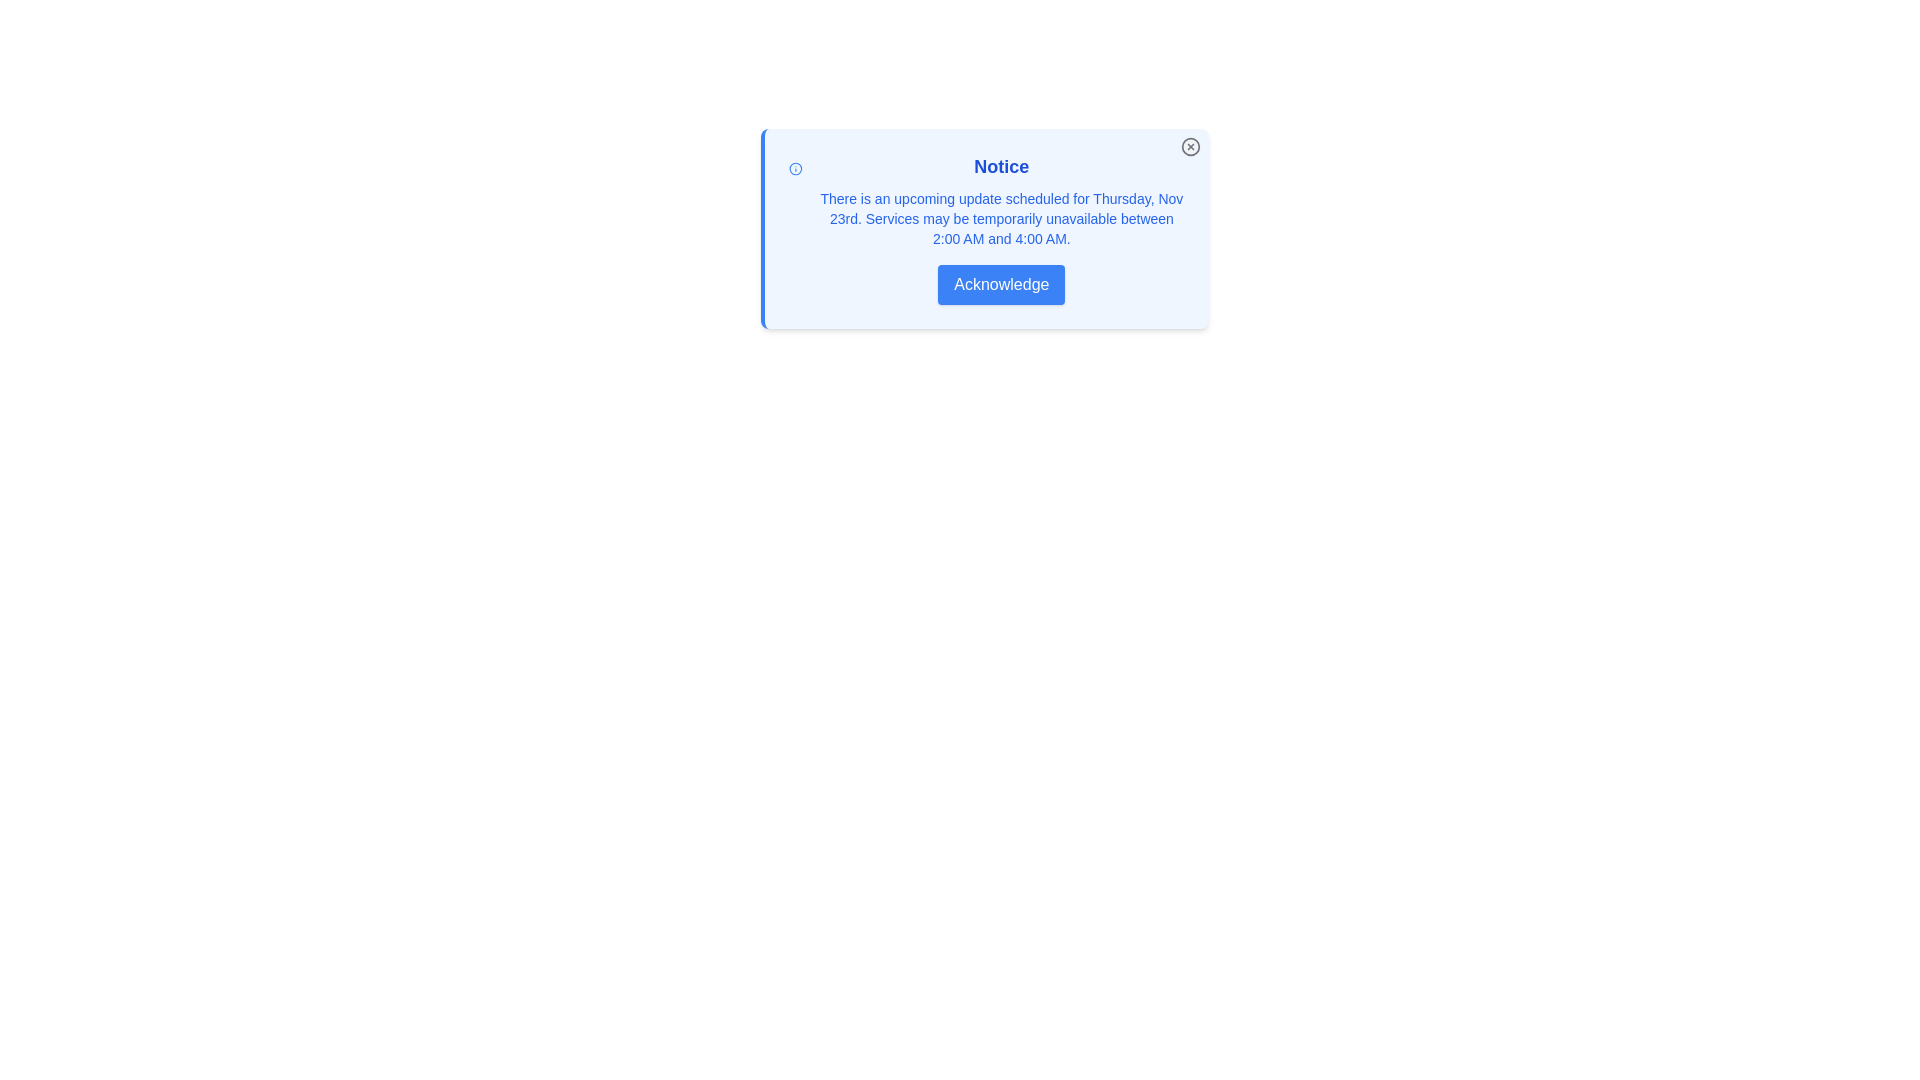 This screenshot has width=1920, height=1080. What do you see at coordinates (1001, 219) in the screenshot?
I see `the static text element that conveys important information about a scheduled update, located below the 'Notice' heading and above the 'Acknowledge' button` at bounding box center [1001, 219].